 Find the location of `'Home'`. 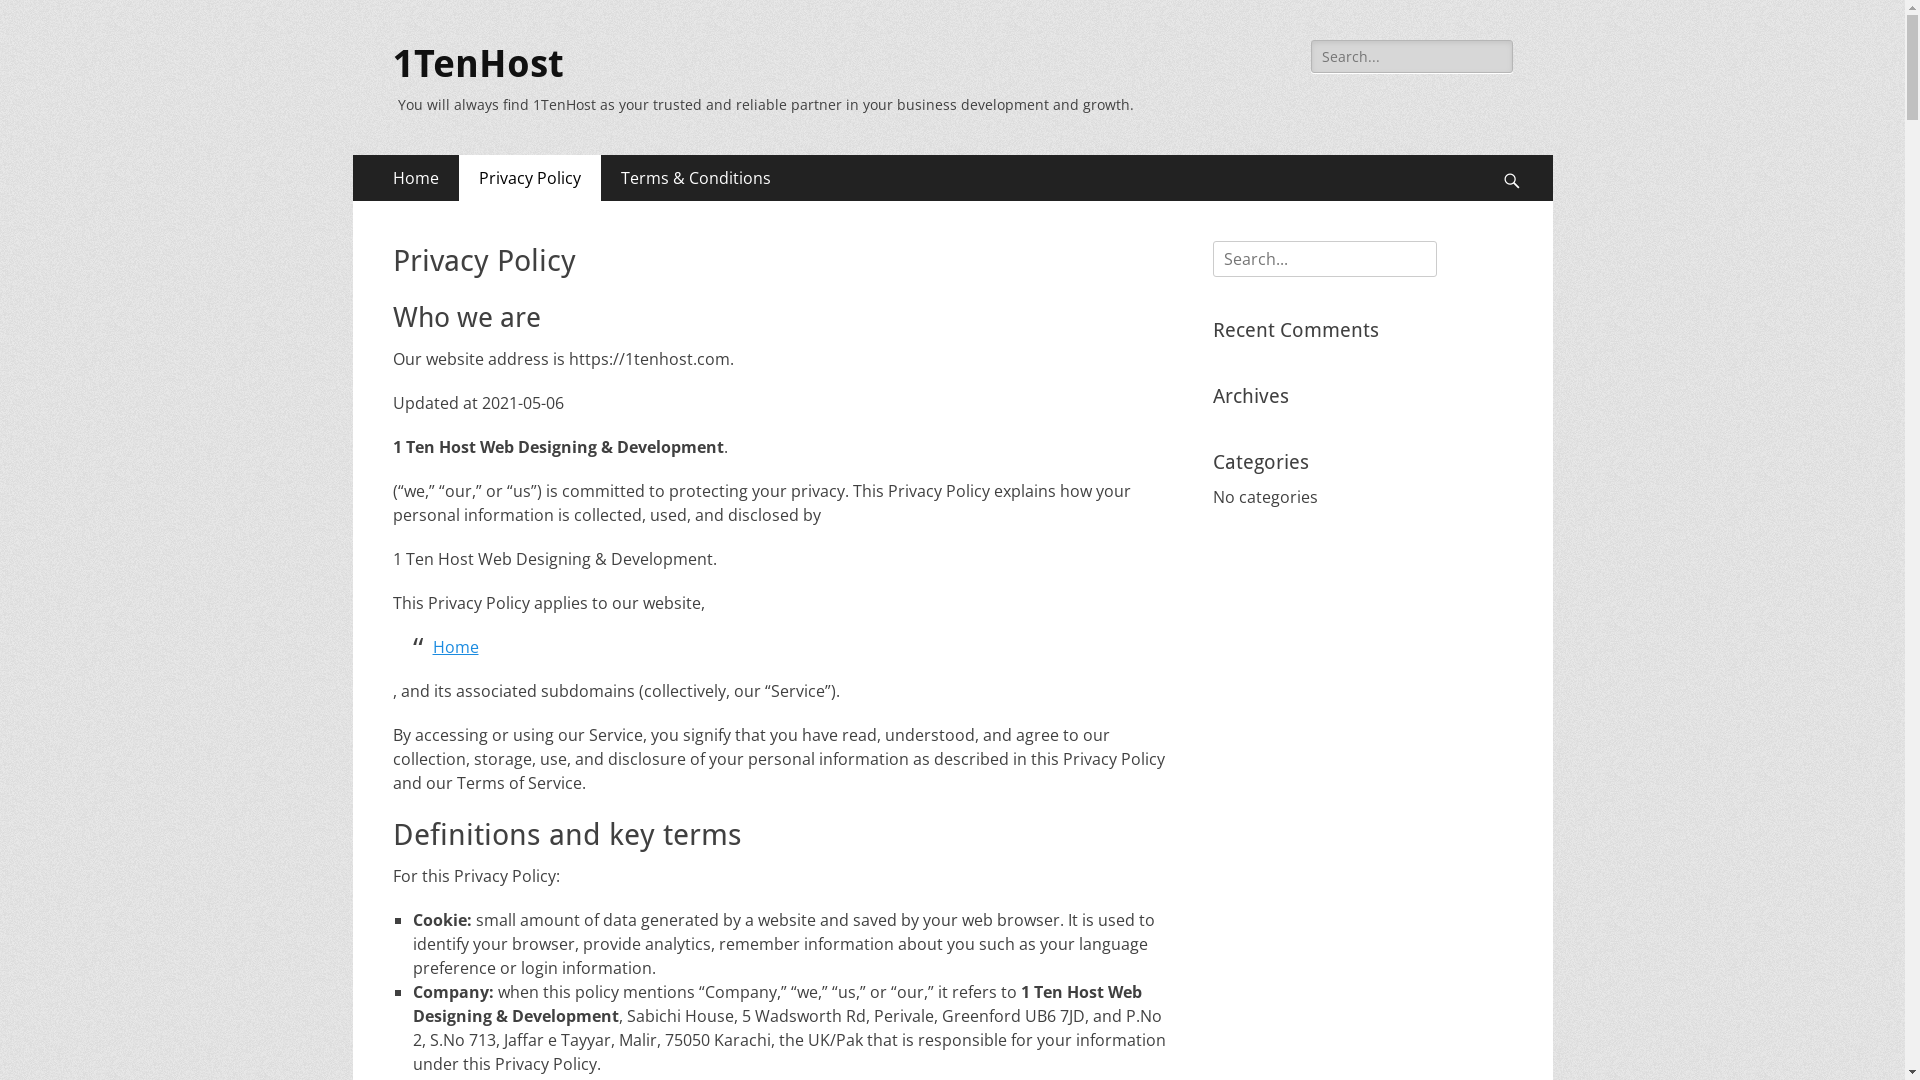

'Home' is located at coordinates (413, 176).